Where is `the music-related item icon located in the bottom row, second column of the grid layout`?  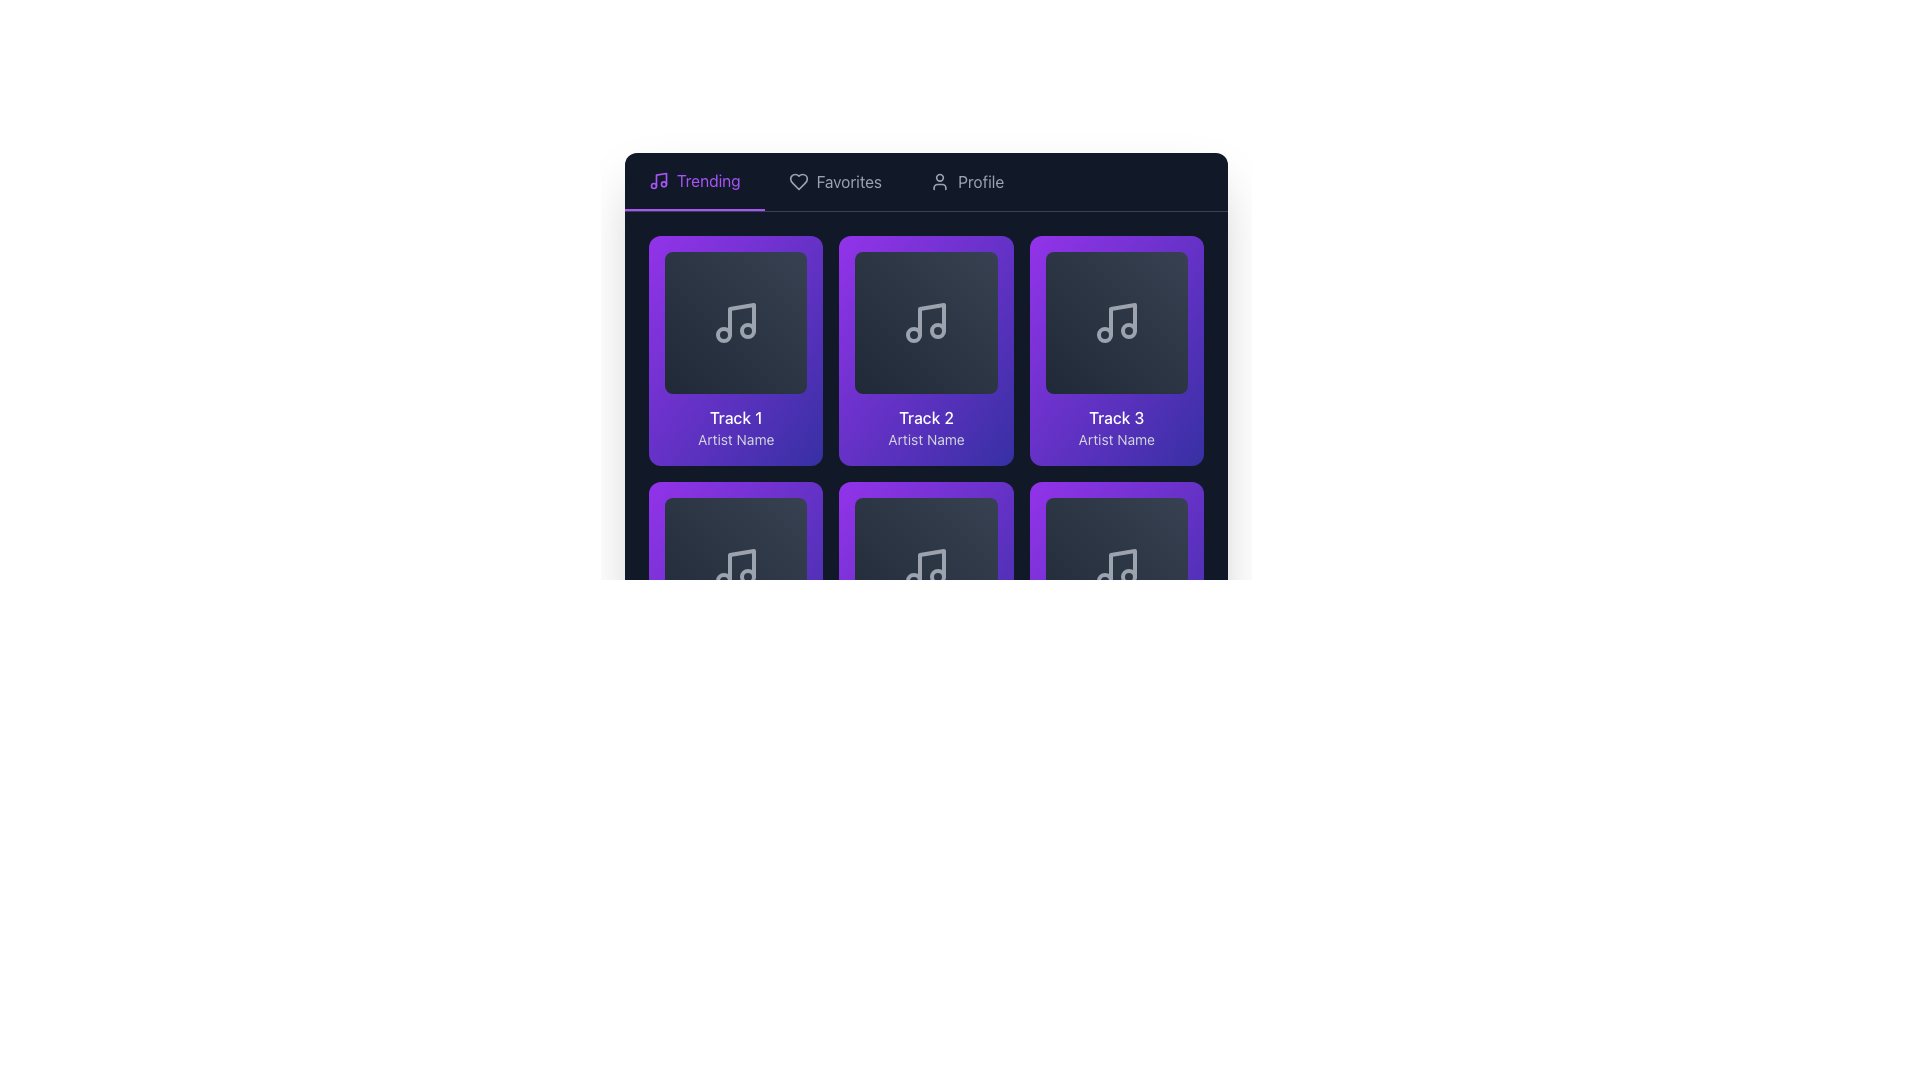
the music-related item icon located in the bottom row, second column of the grid layout is located at coordinates (925, 569).